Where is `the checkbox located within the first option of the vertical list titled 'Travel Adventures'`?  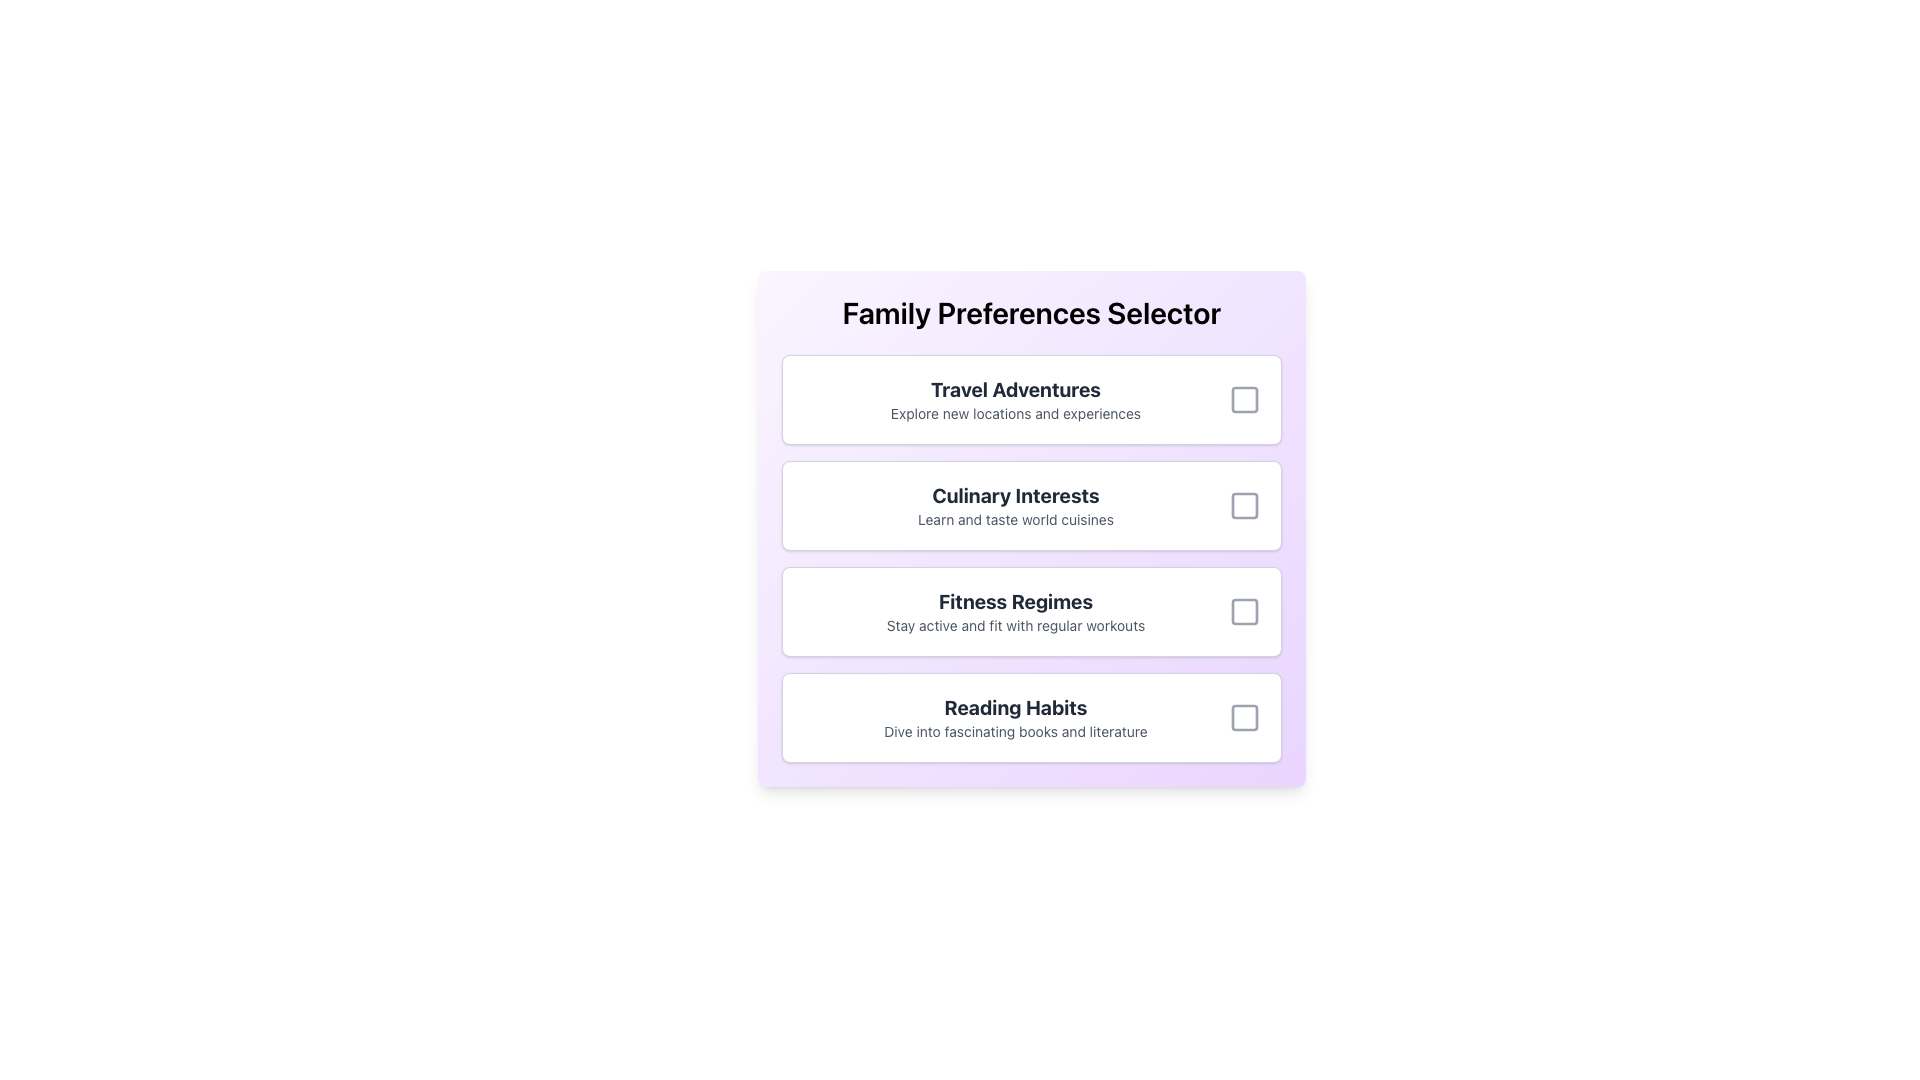 the checkbox located within the first option of the vertical list titled 'Travel Adventures' is located at coordinates (1243, 400).